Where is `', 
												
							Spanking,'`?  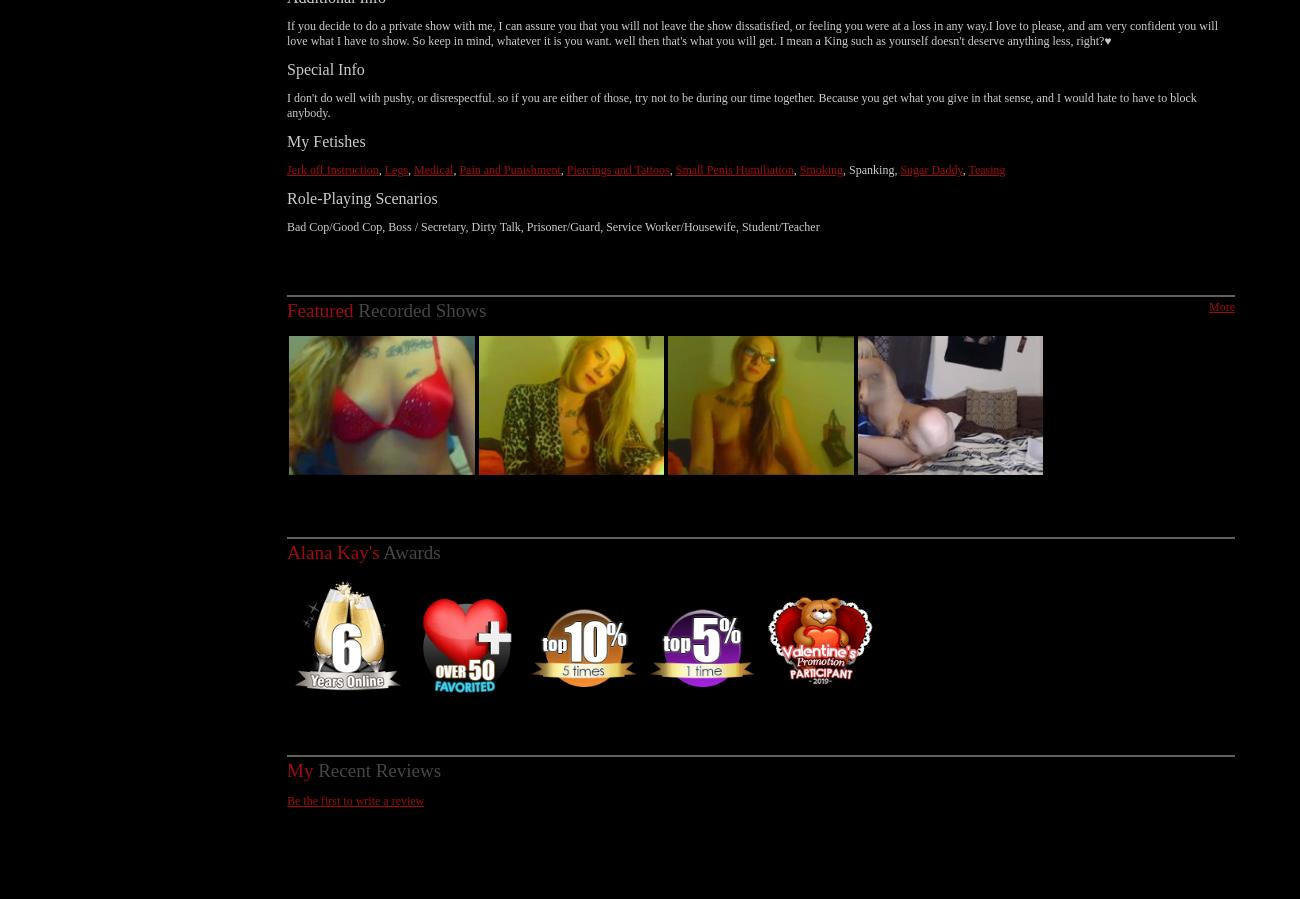
', 
												
							Spanking,' is located at coordinates (870, 146).